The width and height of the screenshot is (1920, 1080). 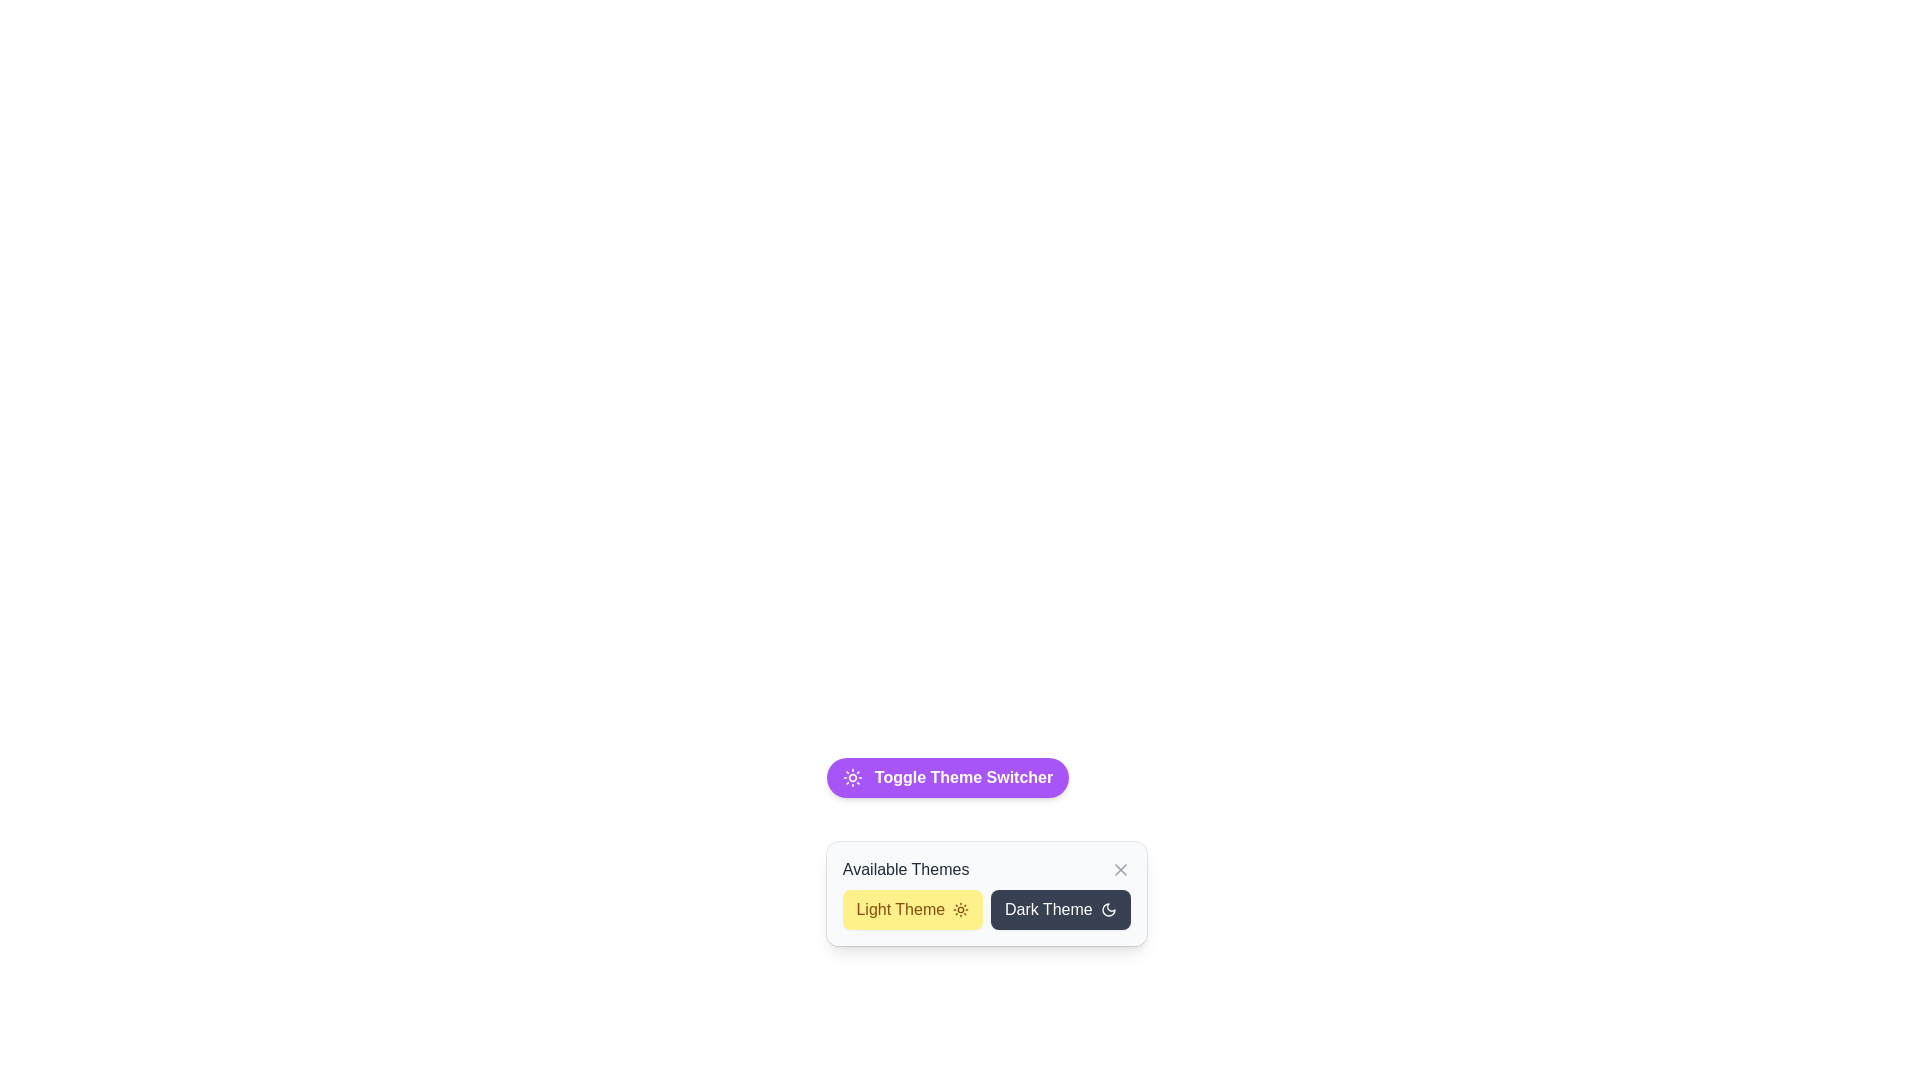 What do you see at coordinates (947, 777) in the screenshot?
I see `the toggle button for switching between different visual themes of the application` at bounding box center [947, 777].